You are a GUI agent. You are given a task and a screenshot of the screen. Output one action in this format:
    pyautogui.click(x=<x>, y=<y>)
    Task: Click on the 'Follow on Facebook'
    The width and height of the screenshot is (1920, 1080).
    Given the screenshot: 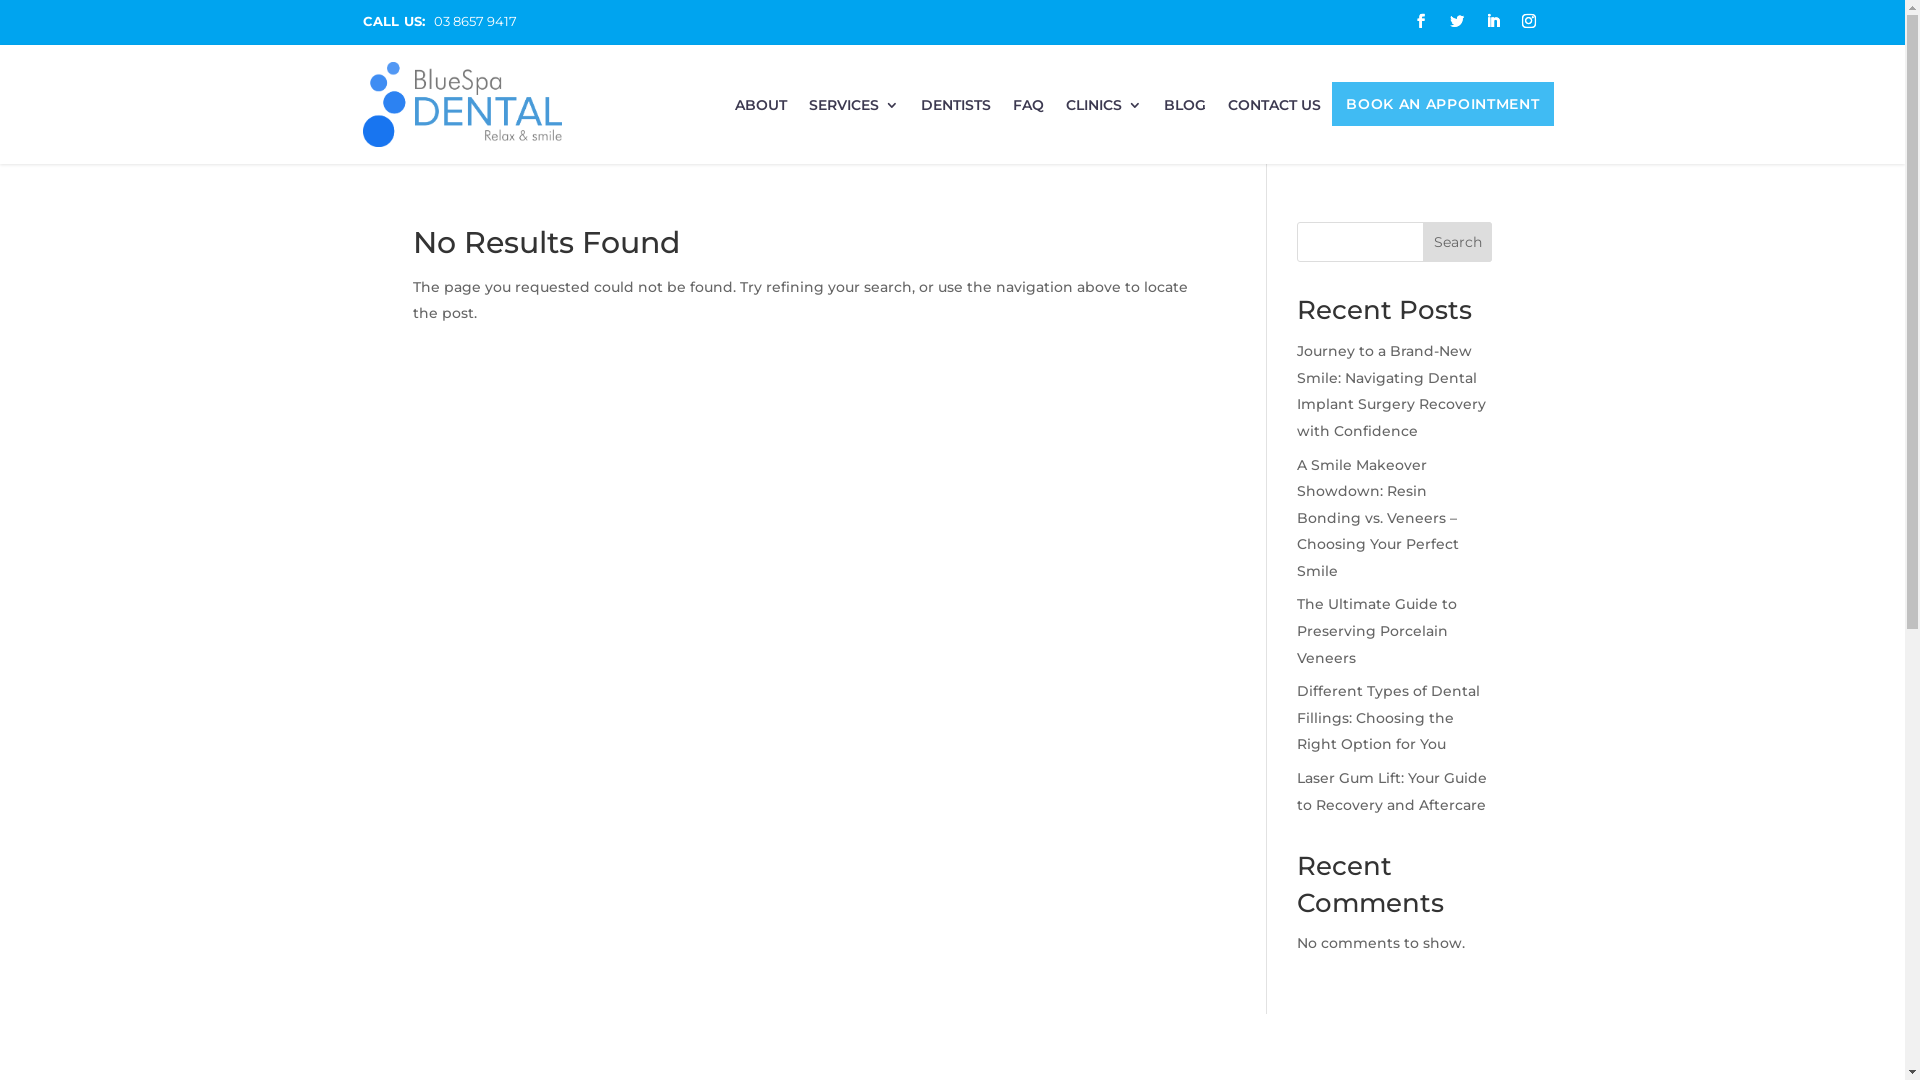 What is the action you would take?
    pyautogui.click(x=1405, y=20)
    